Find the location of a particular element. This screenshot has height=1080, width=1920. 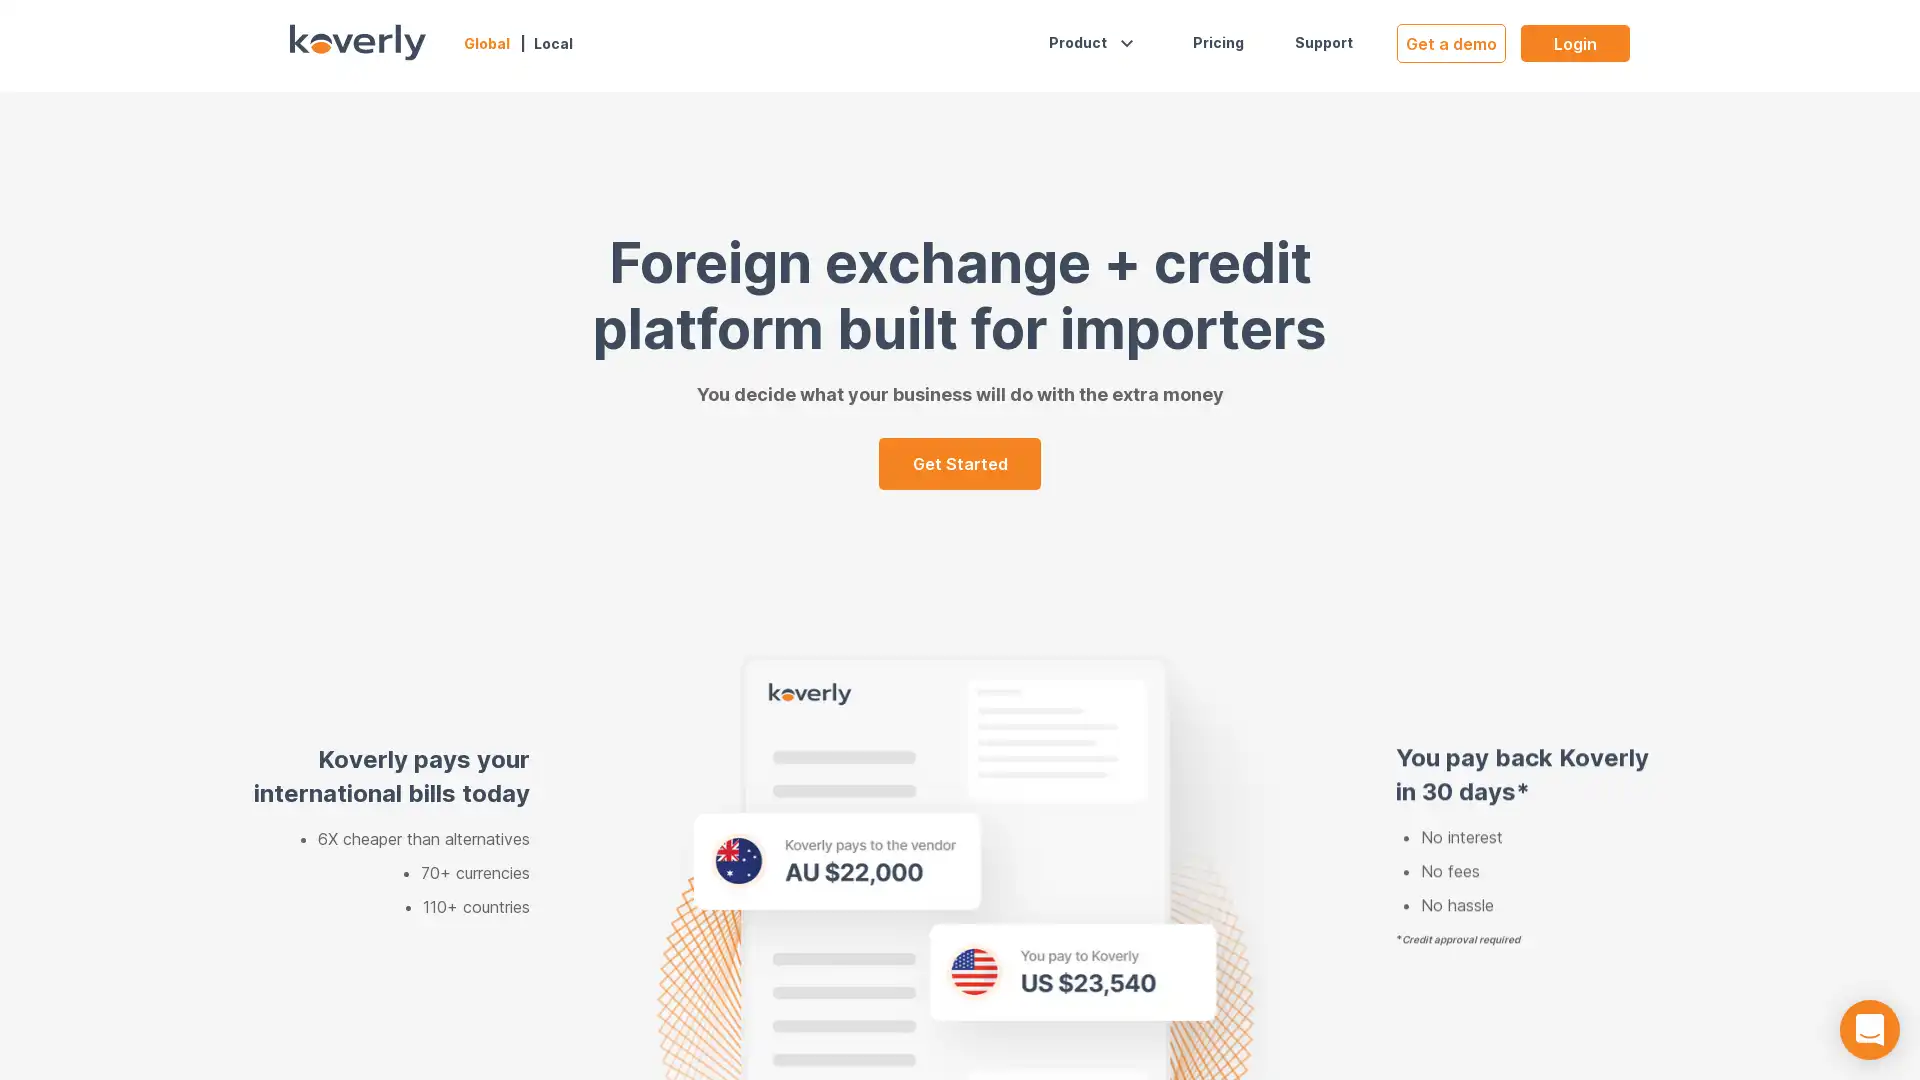

Open Intercom Messenger is located at coordinates (1869, 1029).